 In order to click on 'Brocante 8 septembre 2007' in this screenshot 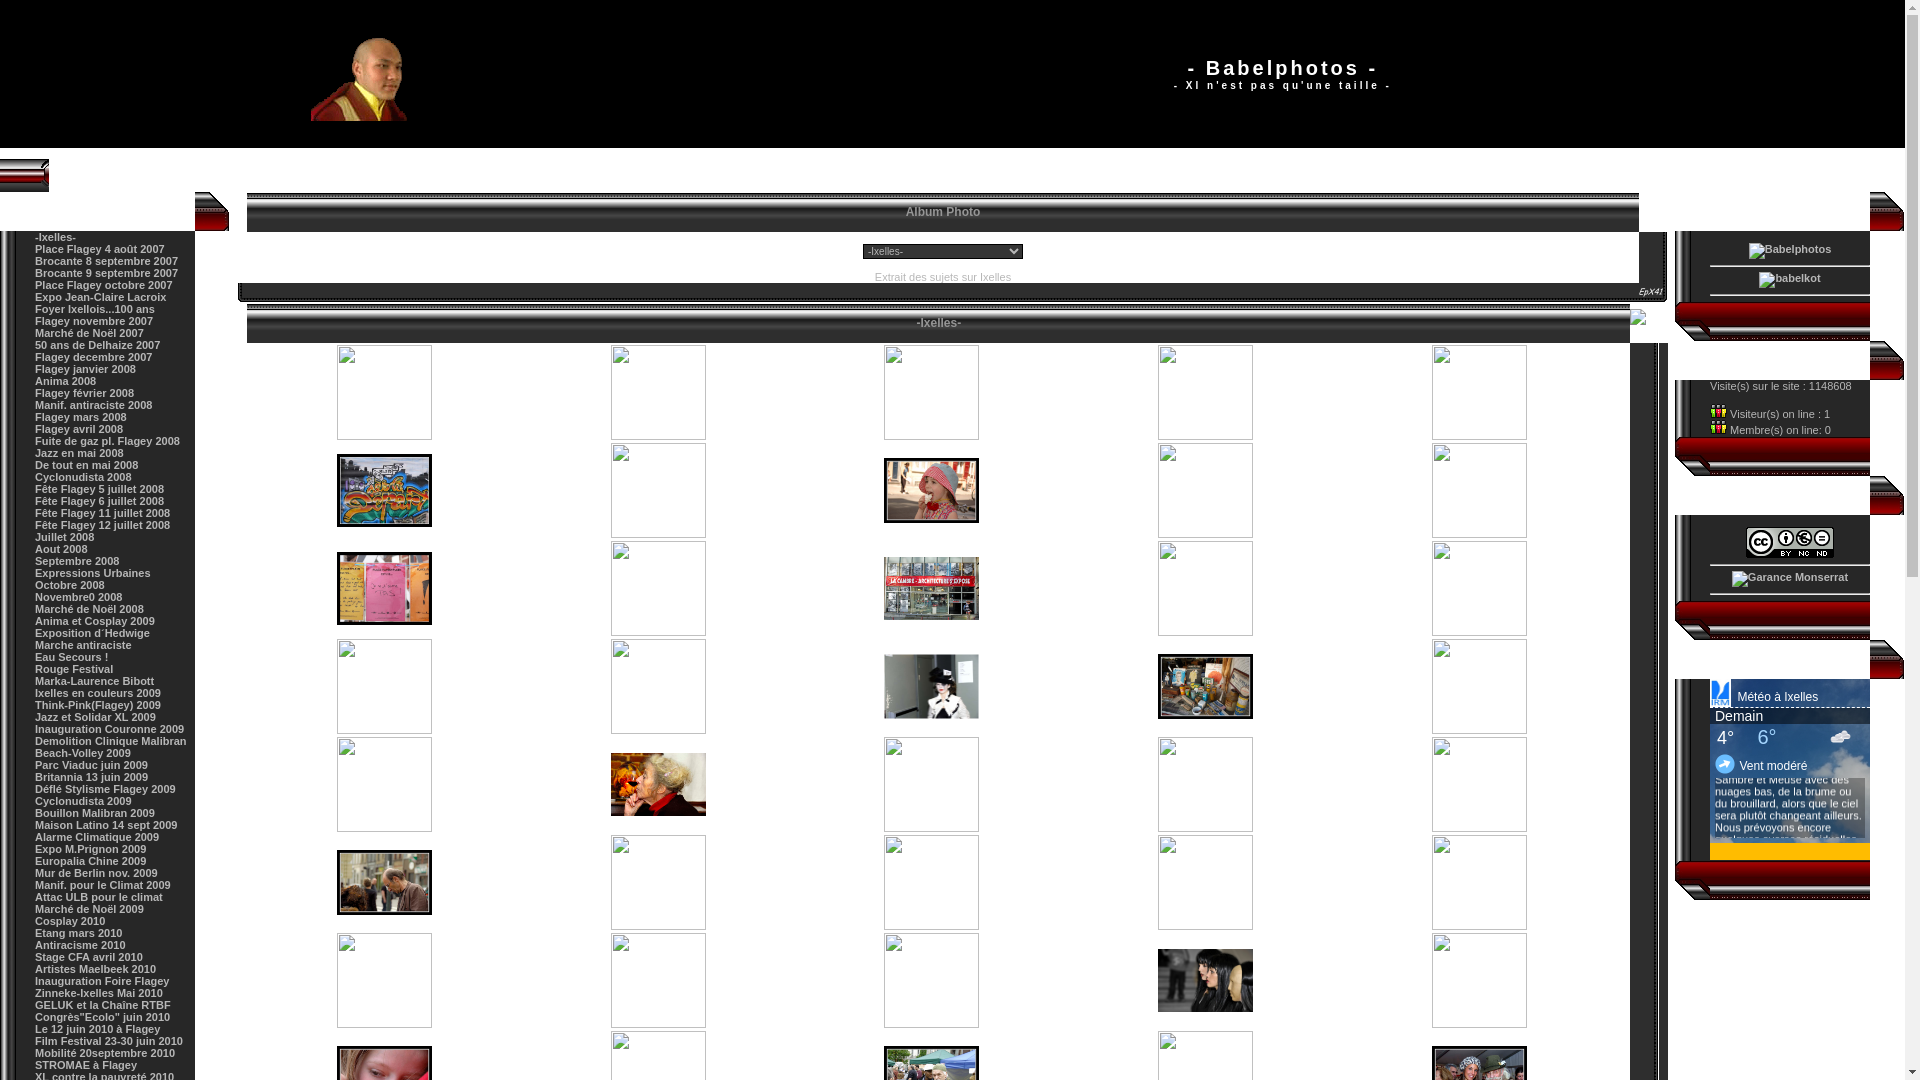, I will do `click(105, 260)`.